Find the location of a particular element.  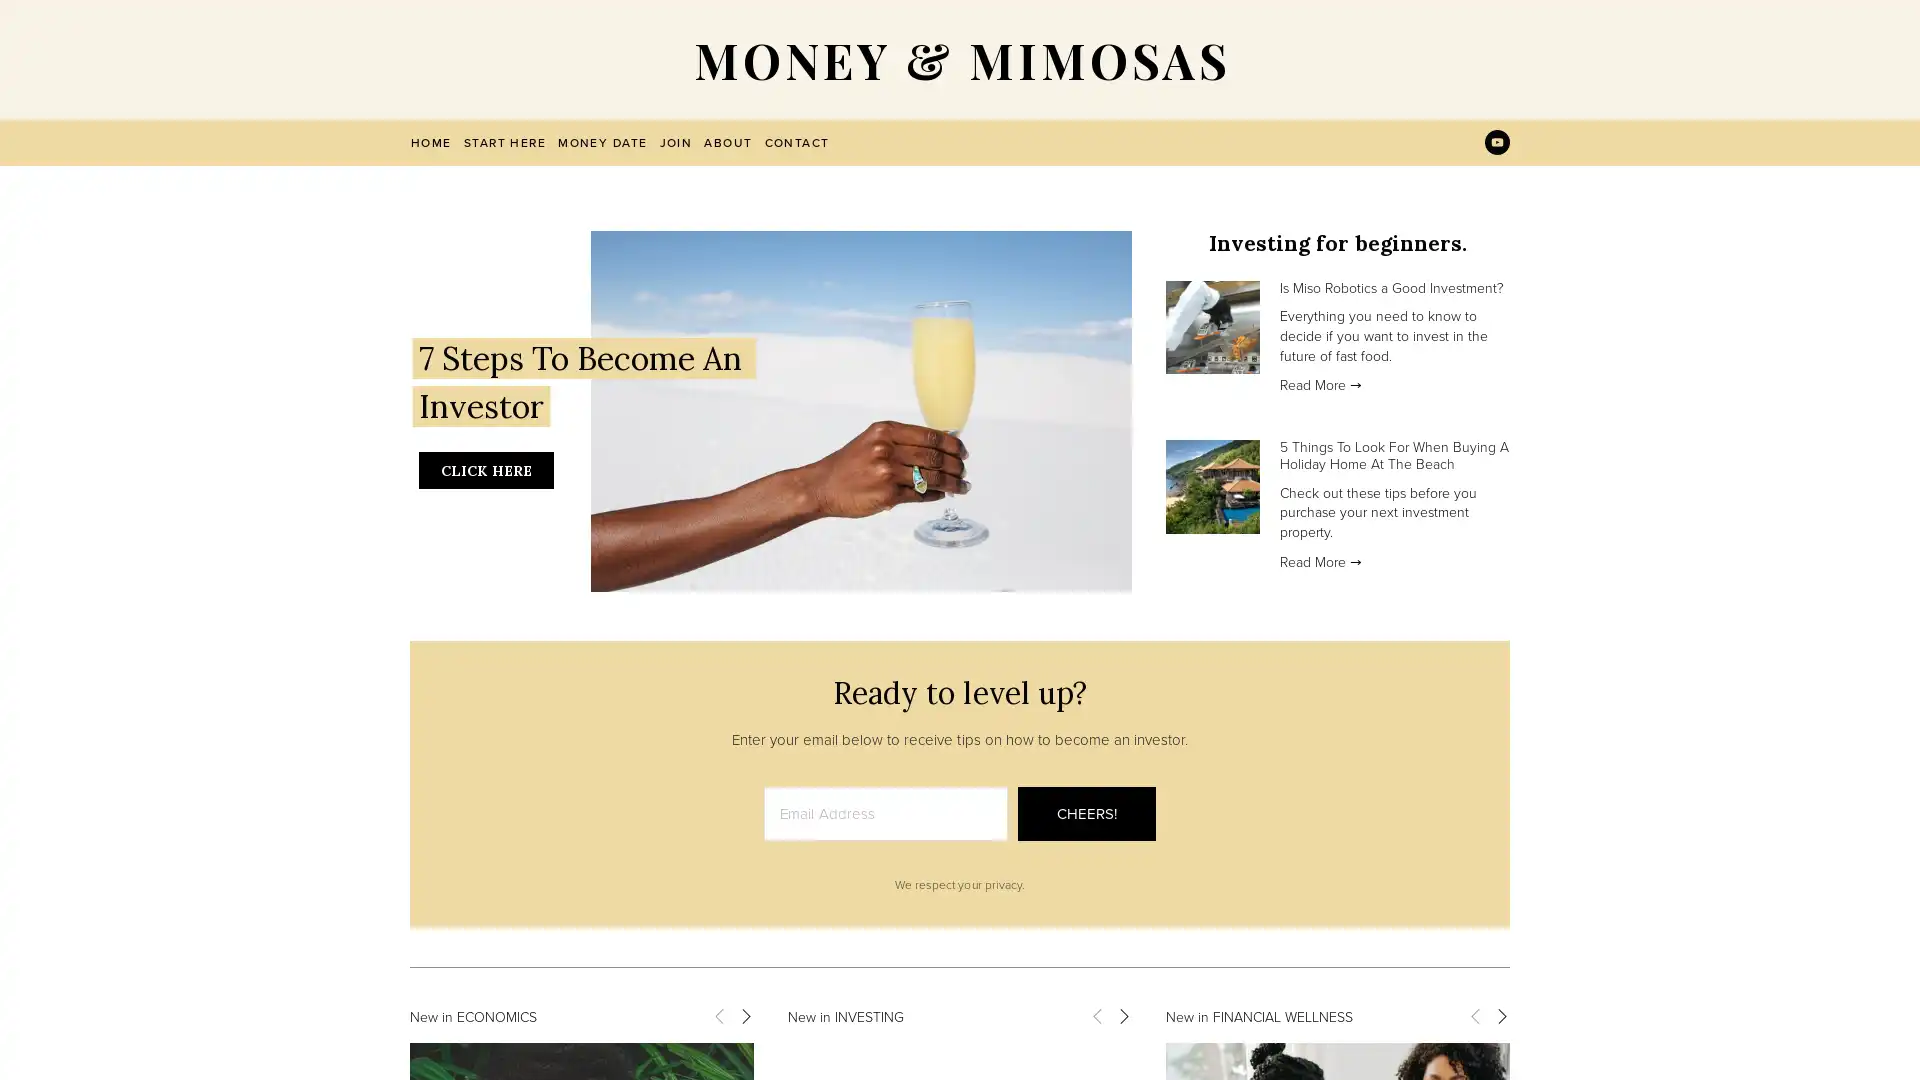

Previous is located at coordinates (719, 1014).